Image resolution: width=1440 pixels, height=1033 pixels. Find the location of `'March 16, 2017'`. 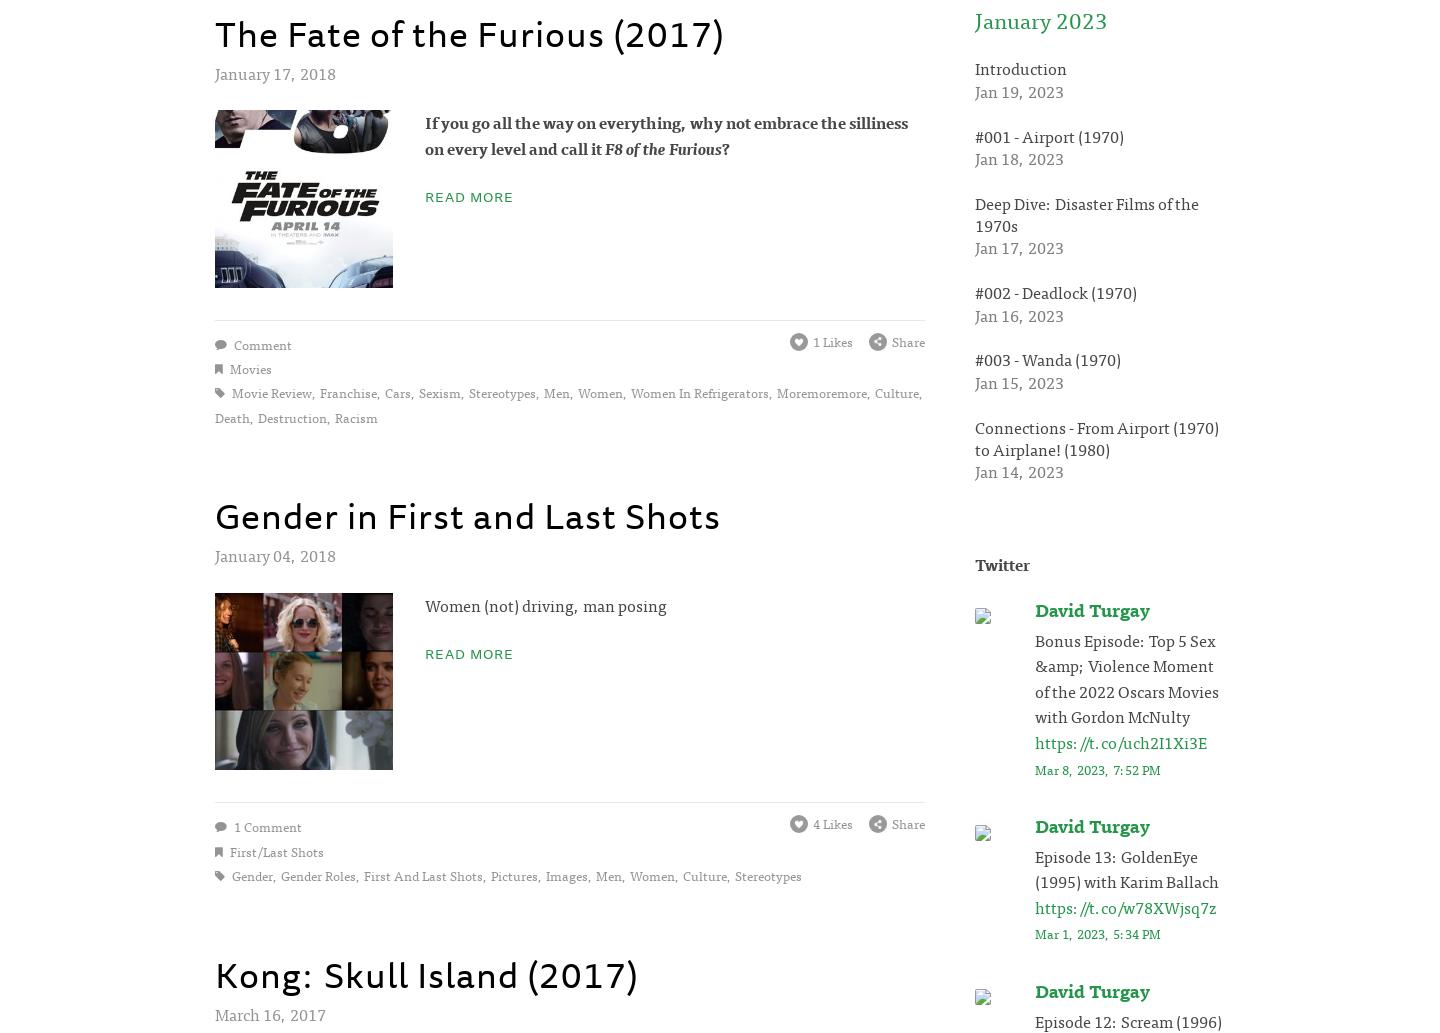

'March 16, 2017' is located at coordinates (269, 1012).